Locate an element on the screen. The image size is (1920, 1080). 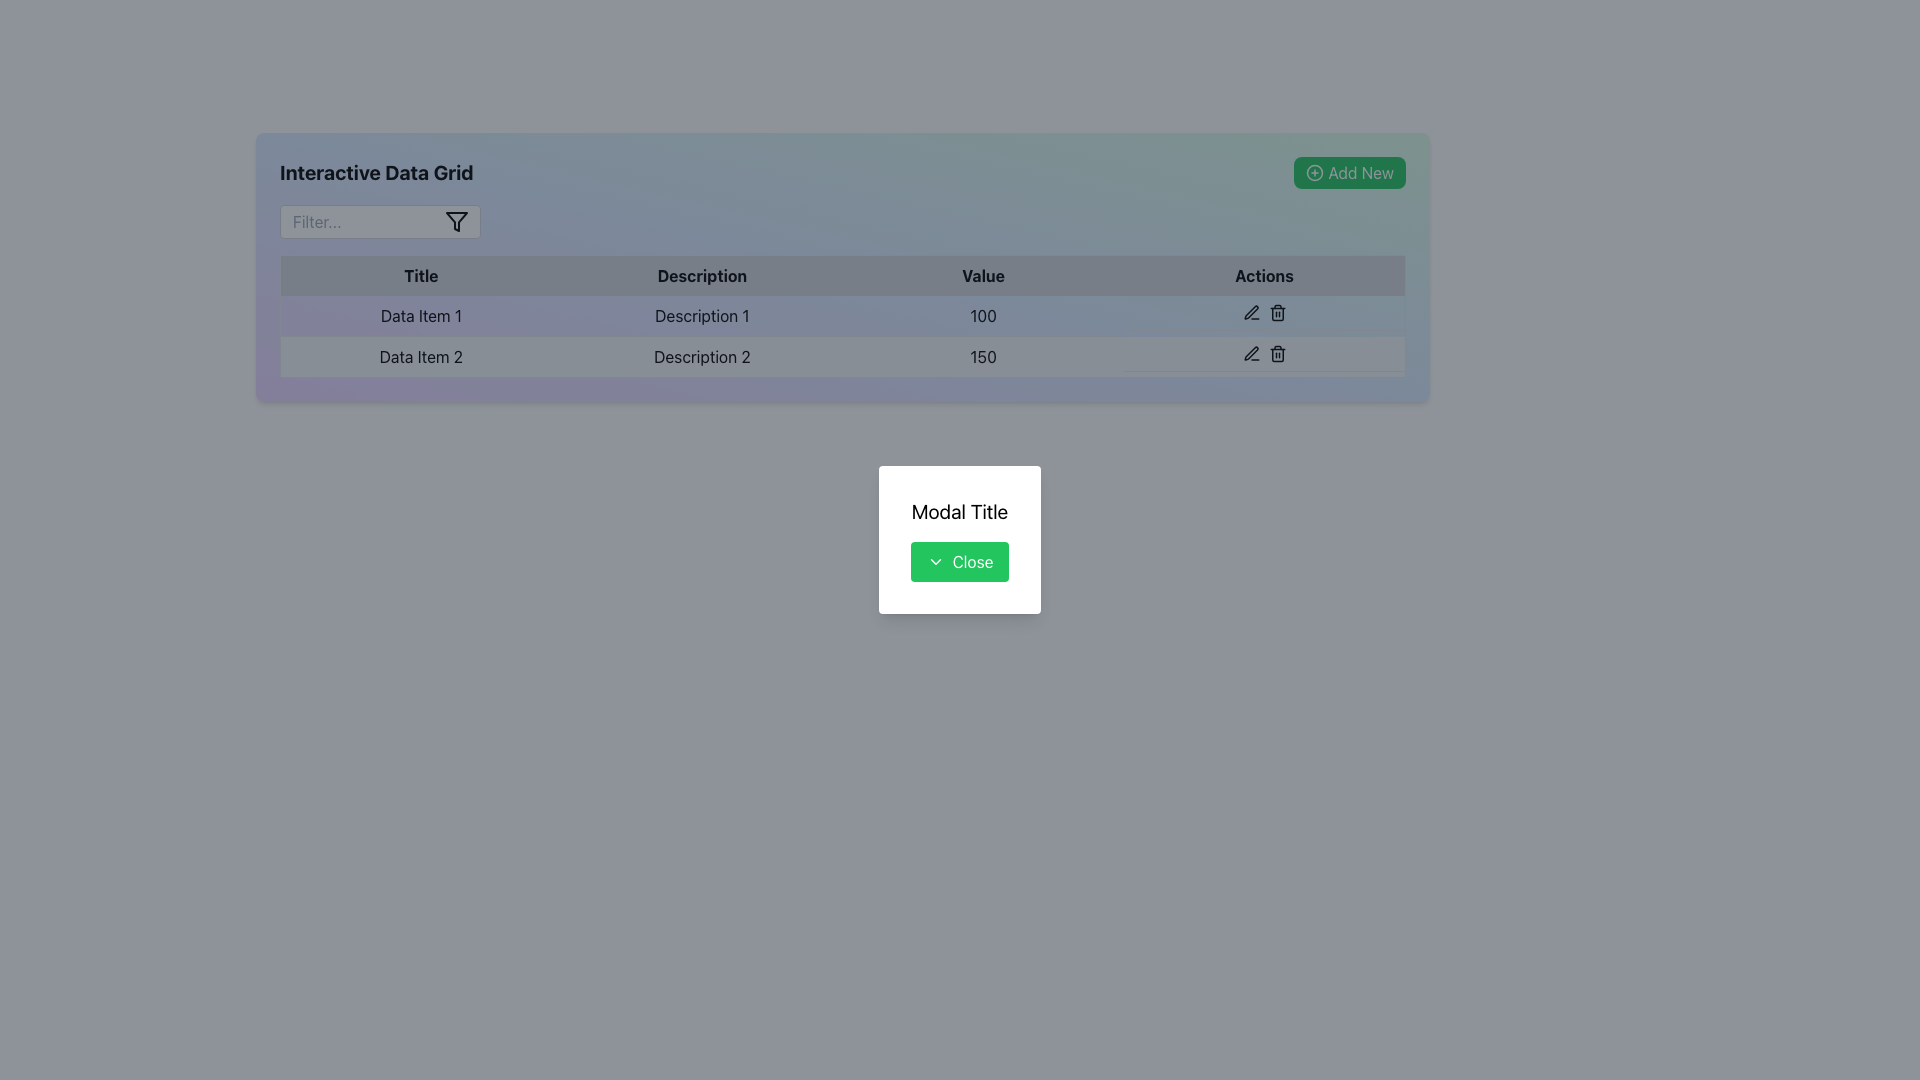
the edit icon (pencil) in the 'Actions' column for the row labeled 'Data Item 2' is located at coordinates (1250, 312).